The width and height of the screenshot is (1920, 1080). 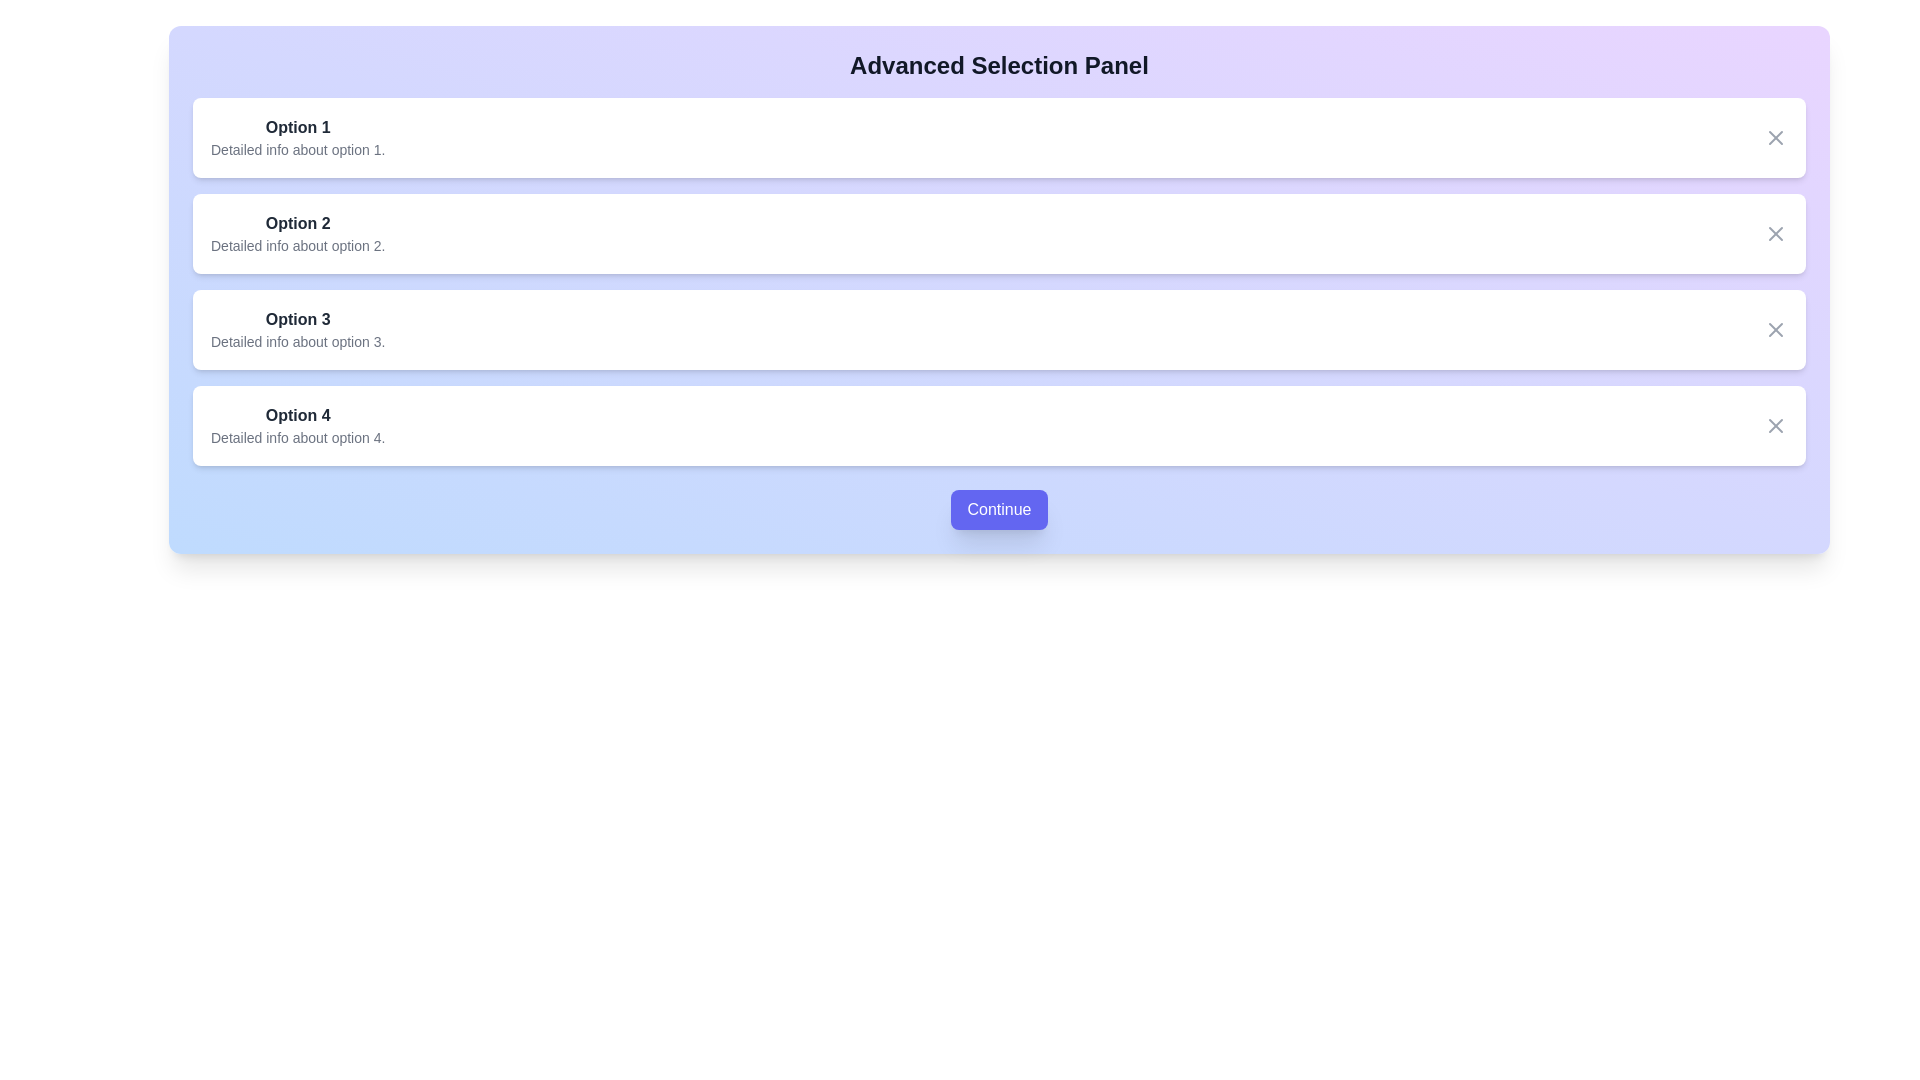 What do you see at coordinates (999, 329) in the screenshot?
I see `the List Item Card displaying information about 'Option 3', which is the third item in a vertically stacked list of option cards` at bounding box center [999, 329].